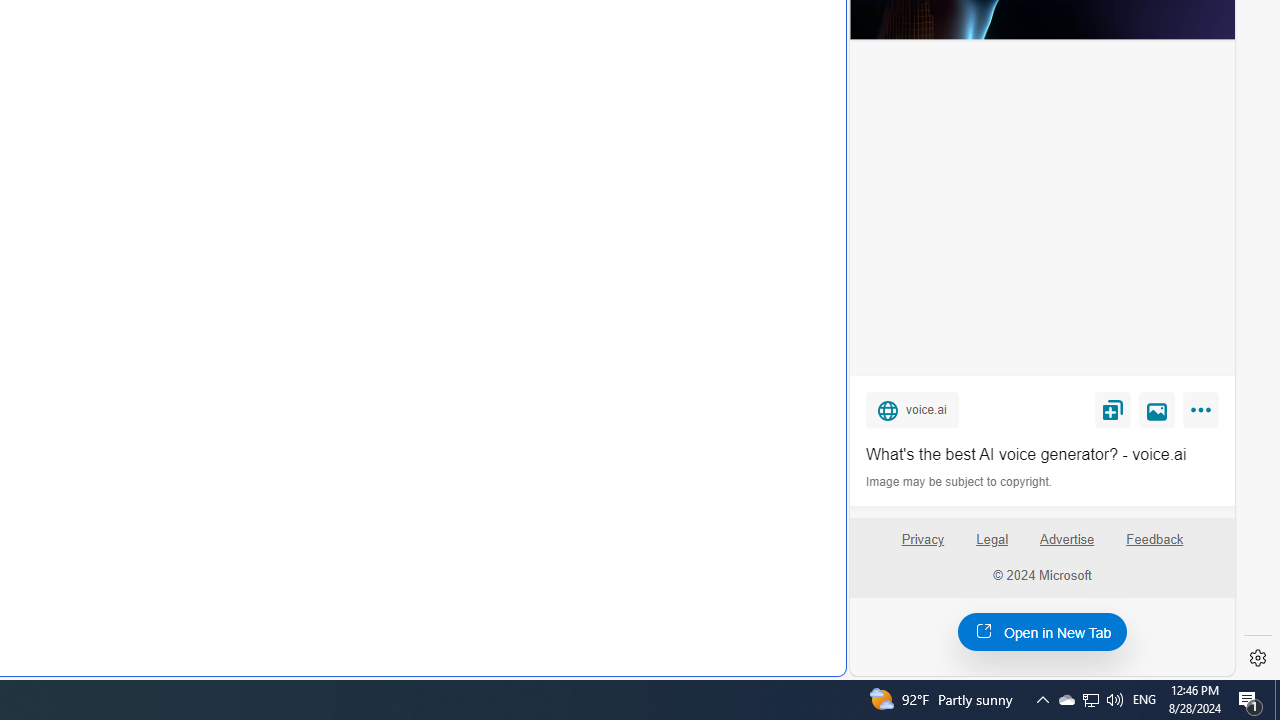 This screenshot has height=720, width=1280. I want to click on 'Feedback', so click(1155, 547).